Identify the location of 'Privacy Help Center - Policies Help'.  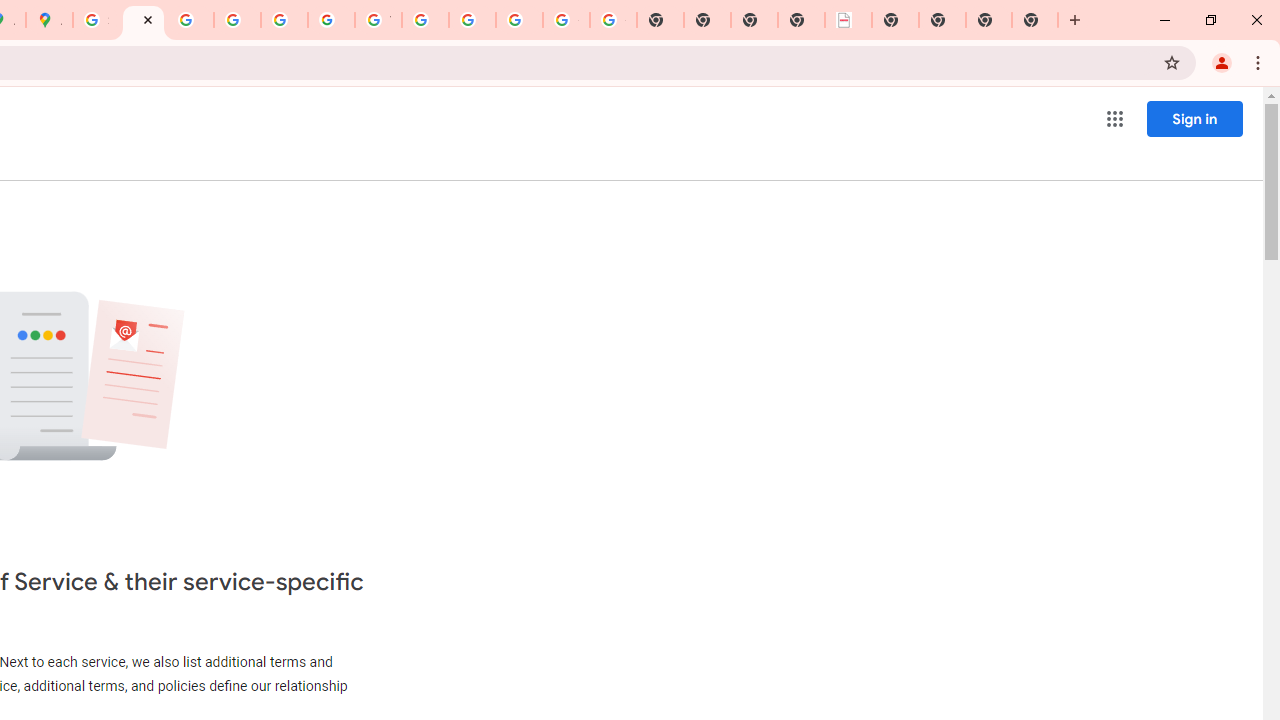
(237, 20).